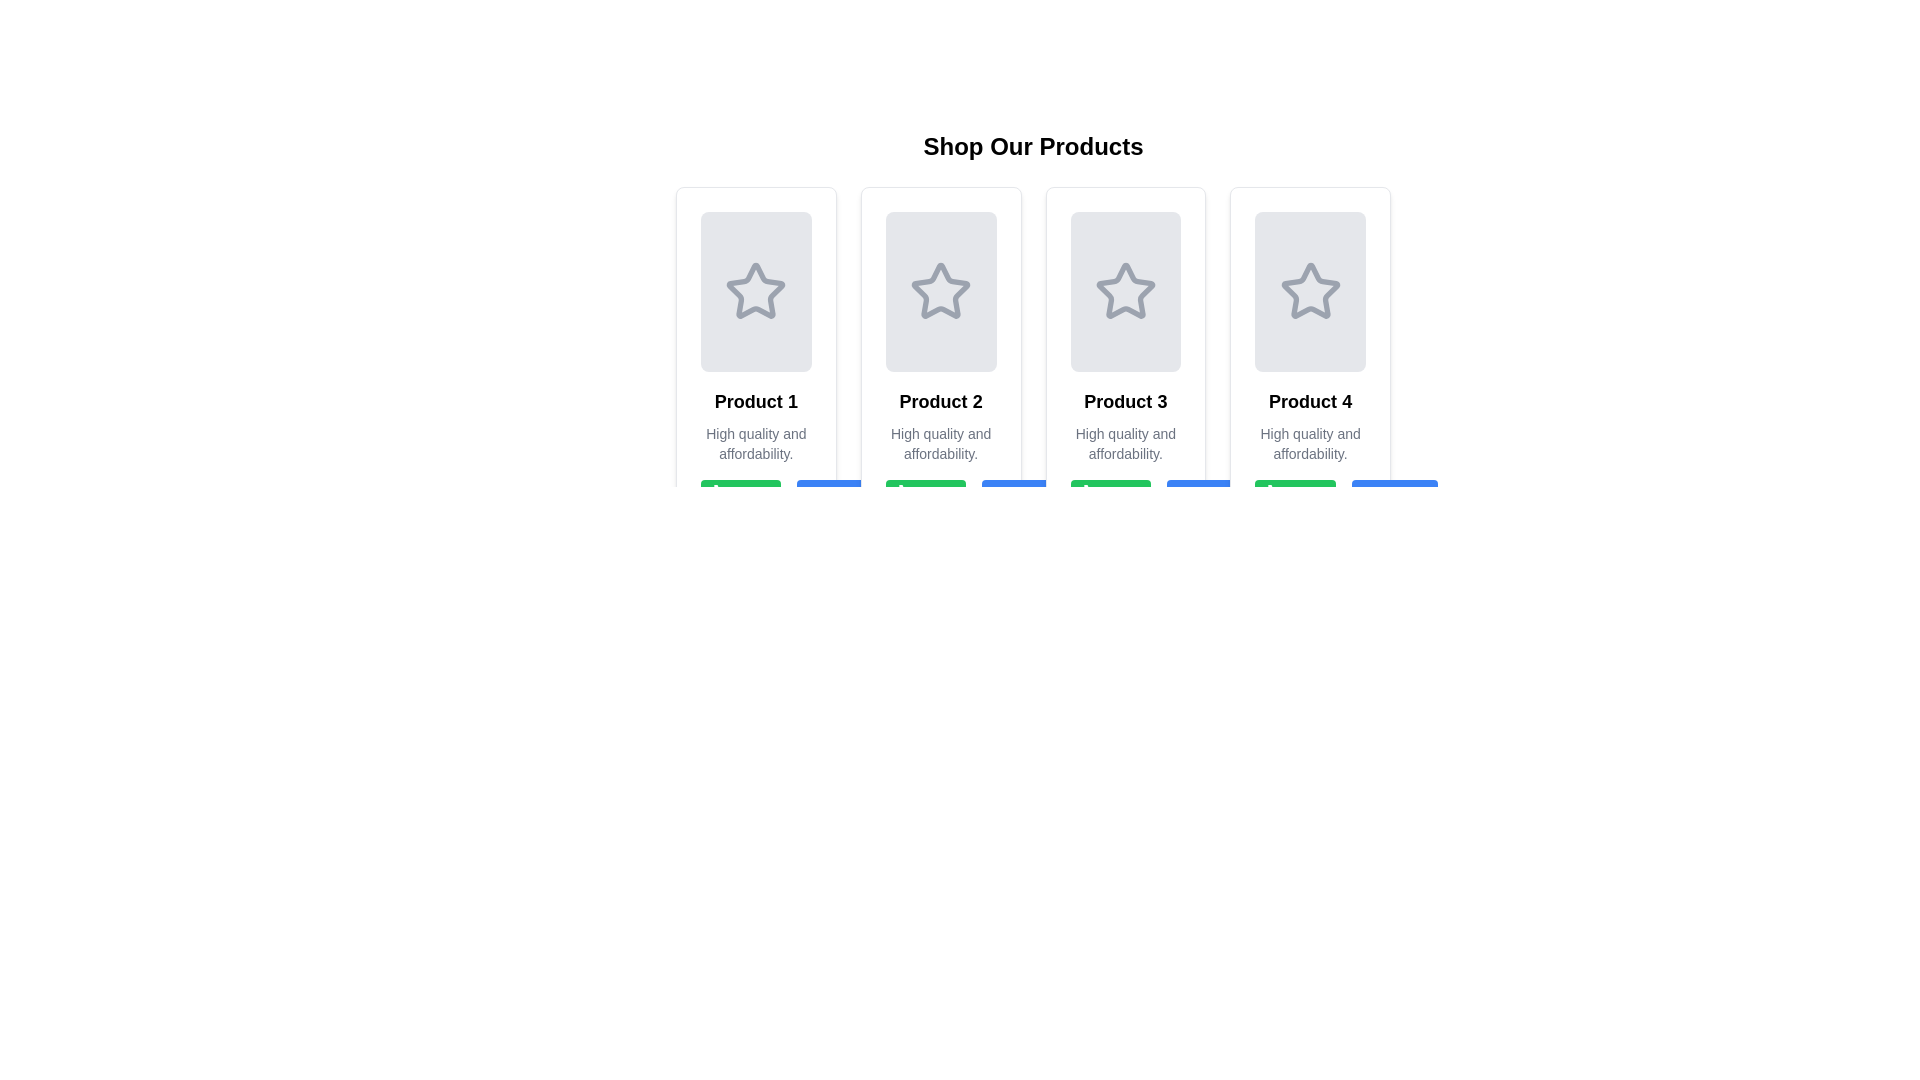  I want to click on the static text displaying 'Product 3' which is located in the third column of the product cards, positioned above the description text and below a star icon, so click(1125, 401).